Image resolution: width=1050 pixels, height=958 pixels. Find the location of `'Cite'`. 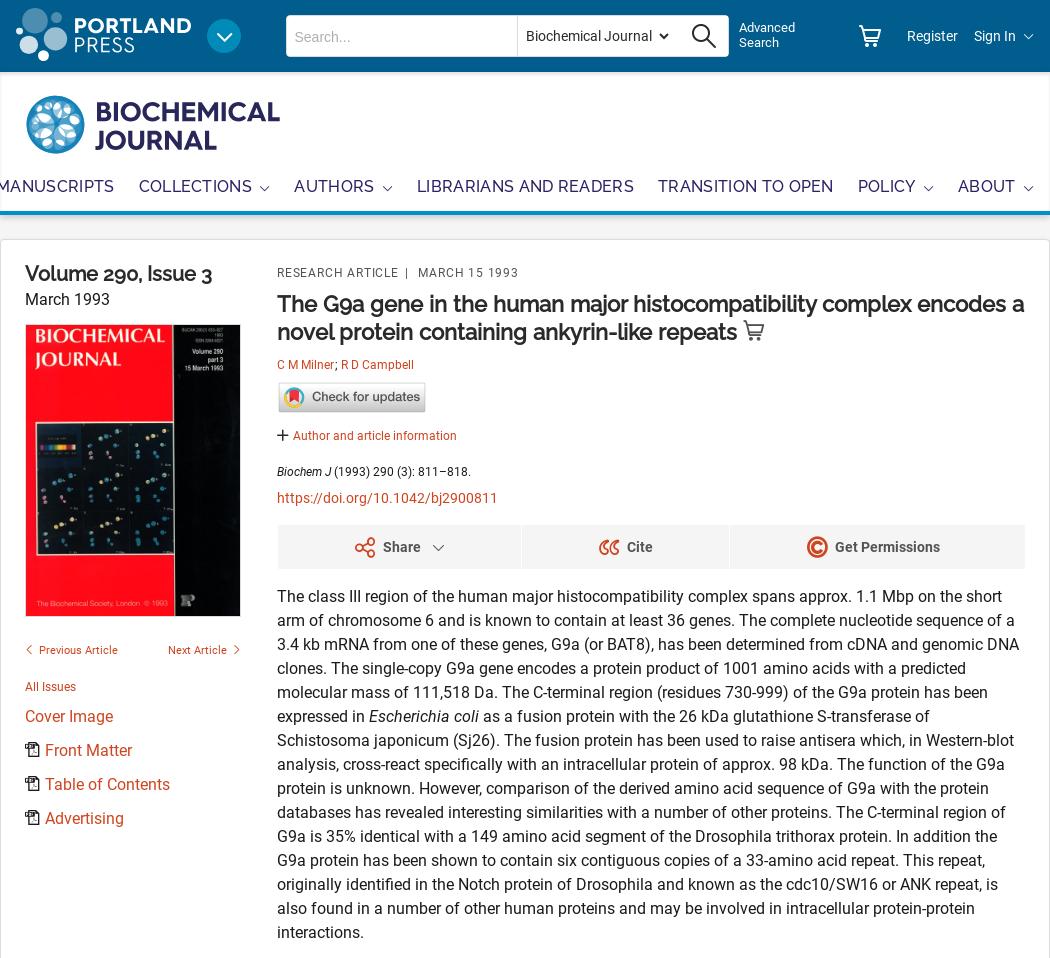

'Cite' is located at coordinates (638, 544).